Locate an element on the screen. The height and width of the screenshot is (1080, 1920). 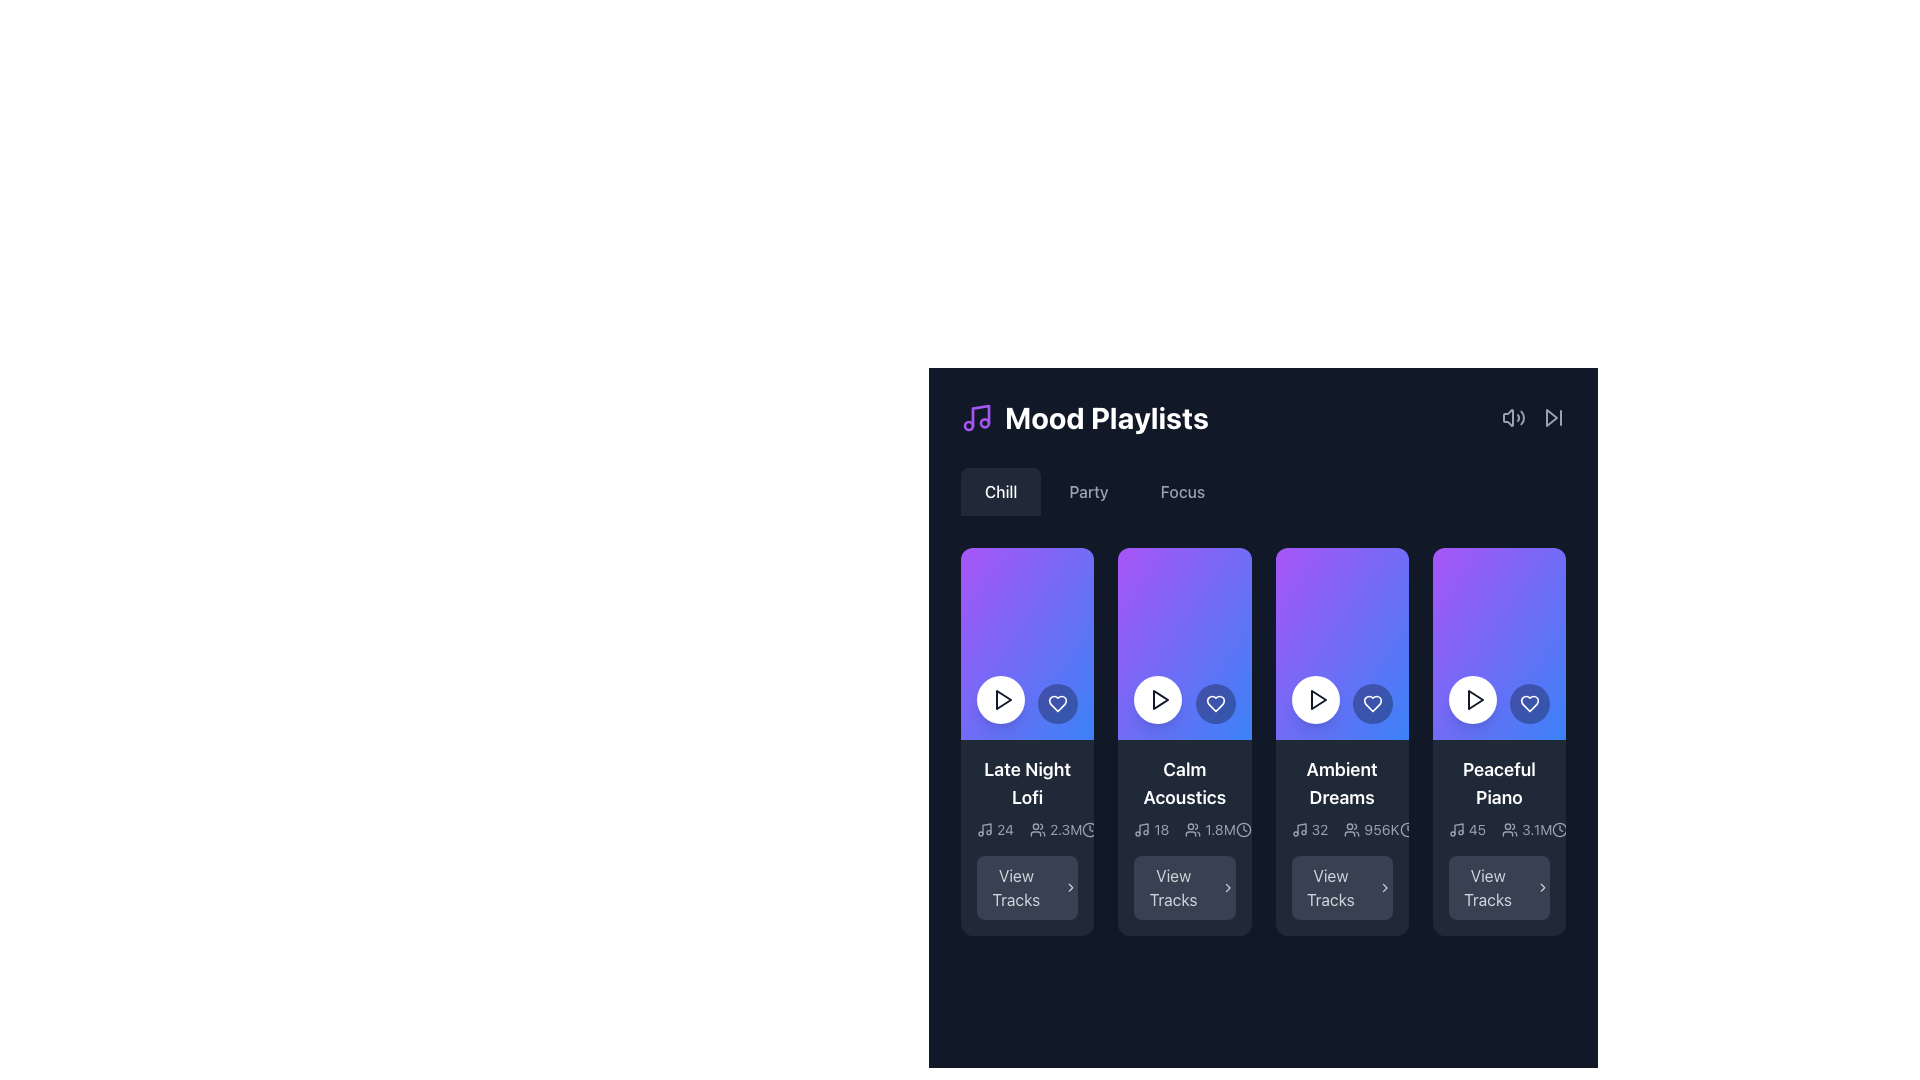
the circular button with a transparent black background and a white heart-shaped icon at its center, located in the lower-right corner of the 'Ambient Dreams' playlist card to like the playlist is located at coordinates (1371, 703).